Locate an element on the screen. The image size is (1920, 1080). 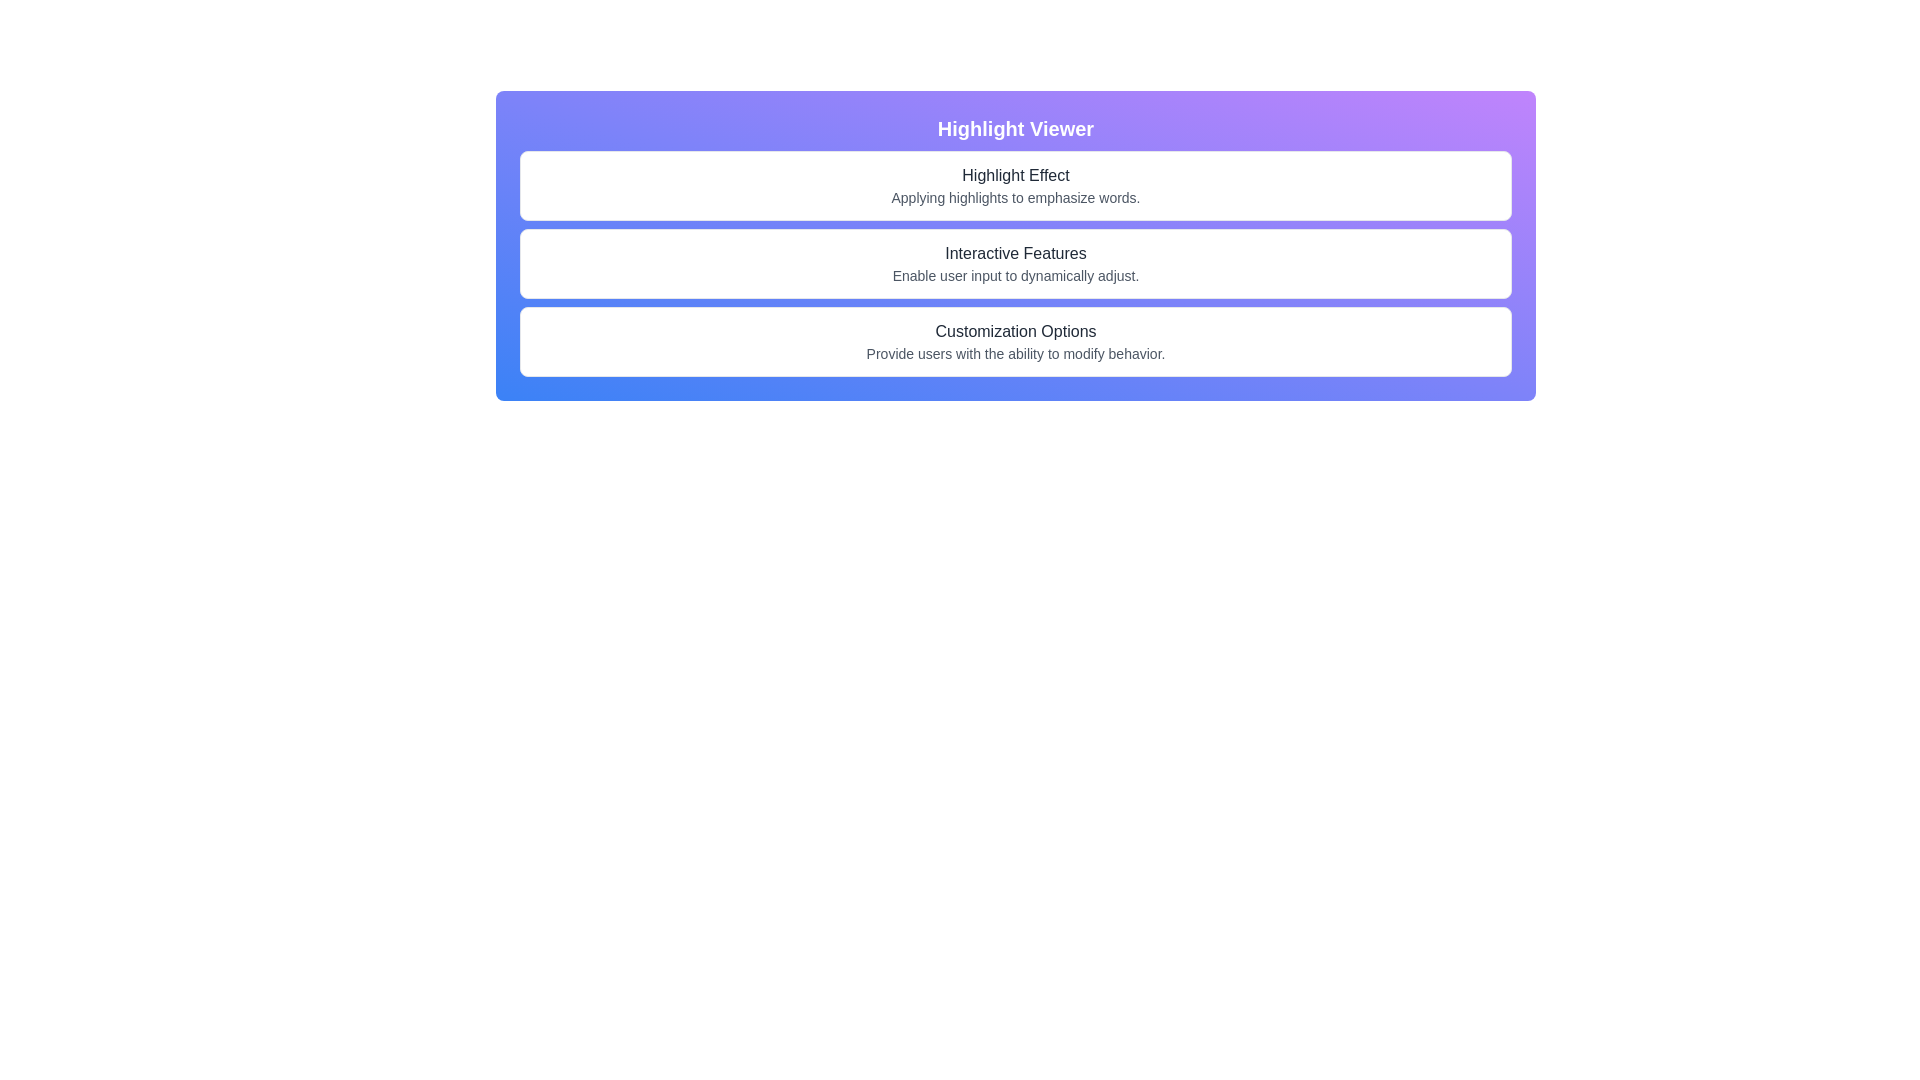
the non-interactive Text element that contributes to the phrase 'Customization Options', specifically following the letter 'n' is located at coordinates (1046, 330).